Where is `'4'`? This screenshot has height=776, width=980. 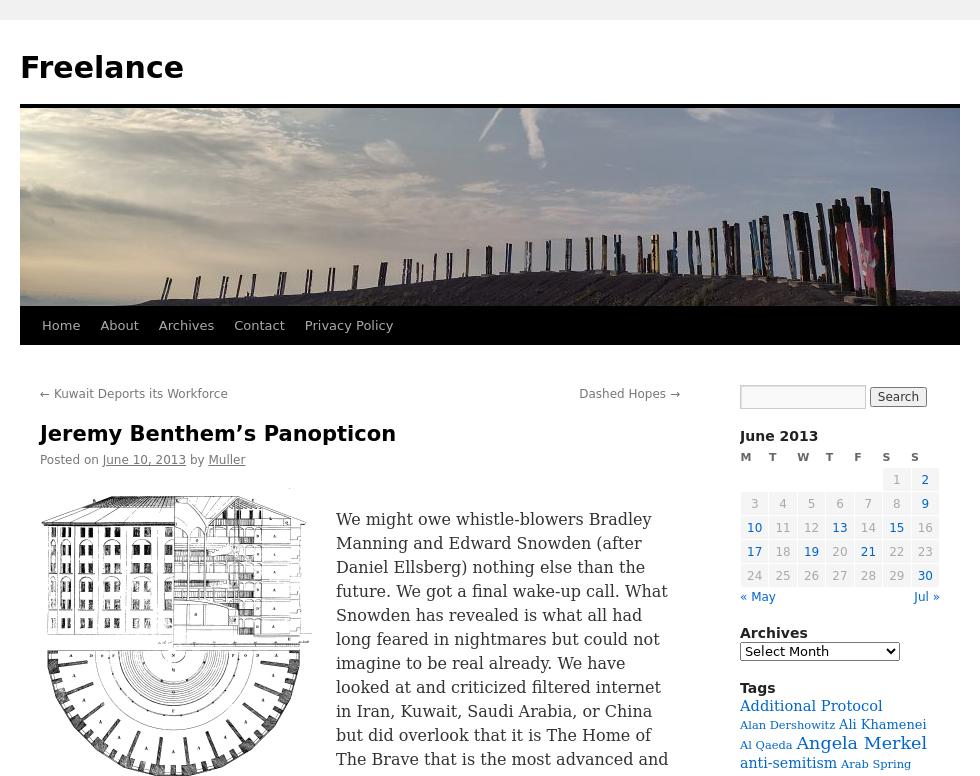
'4' is located at coordinates (779, 504).